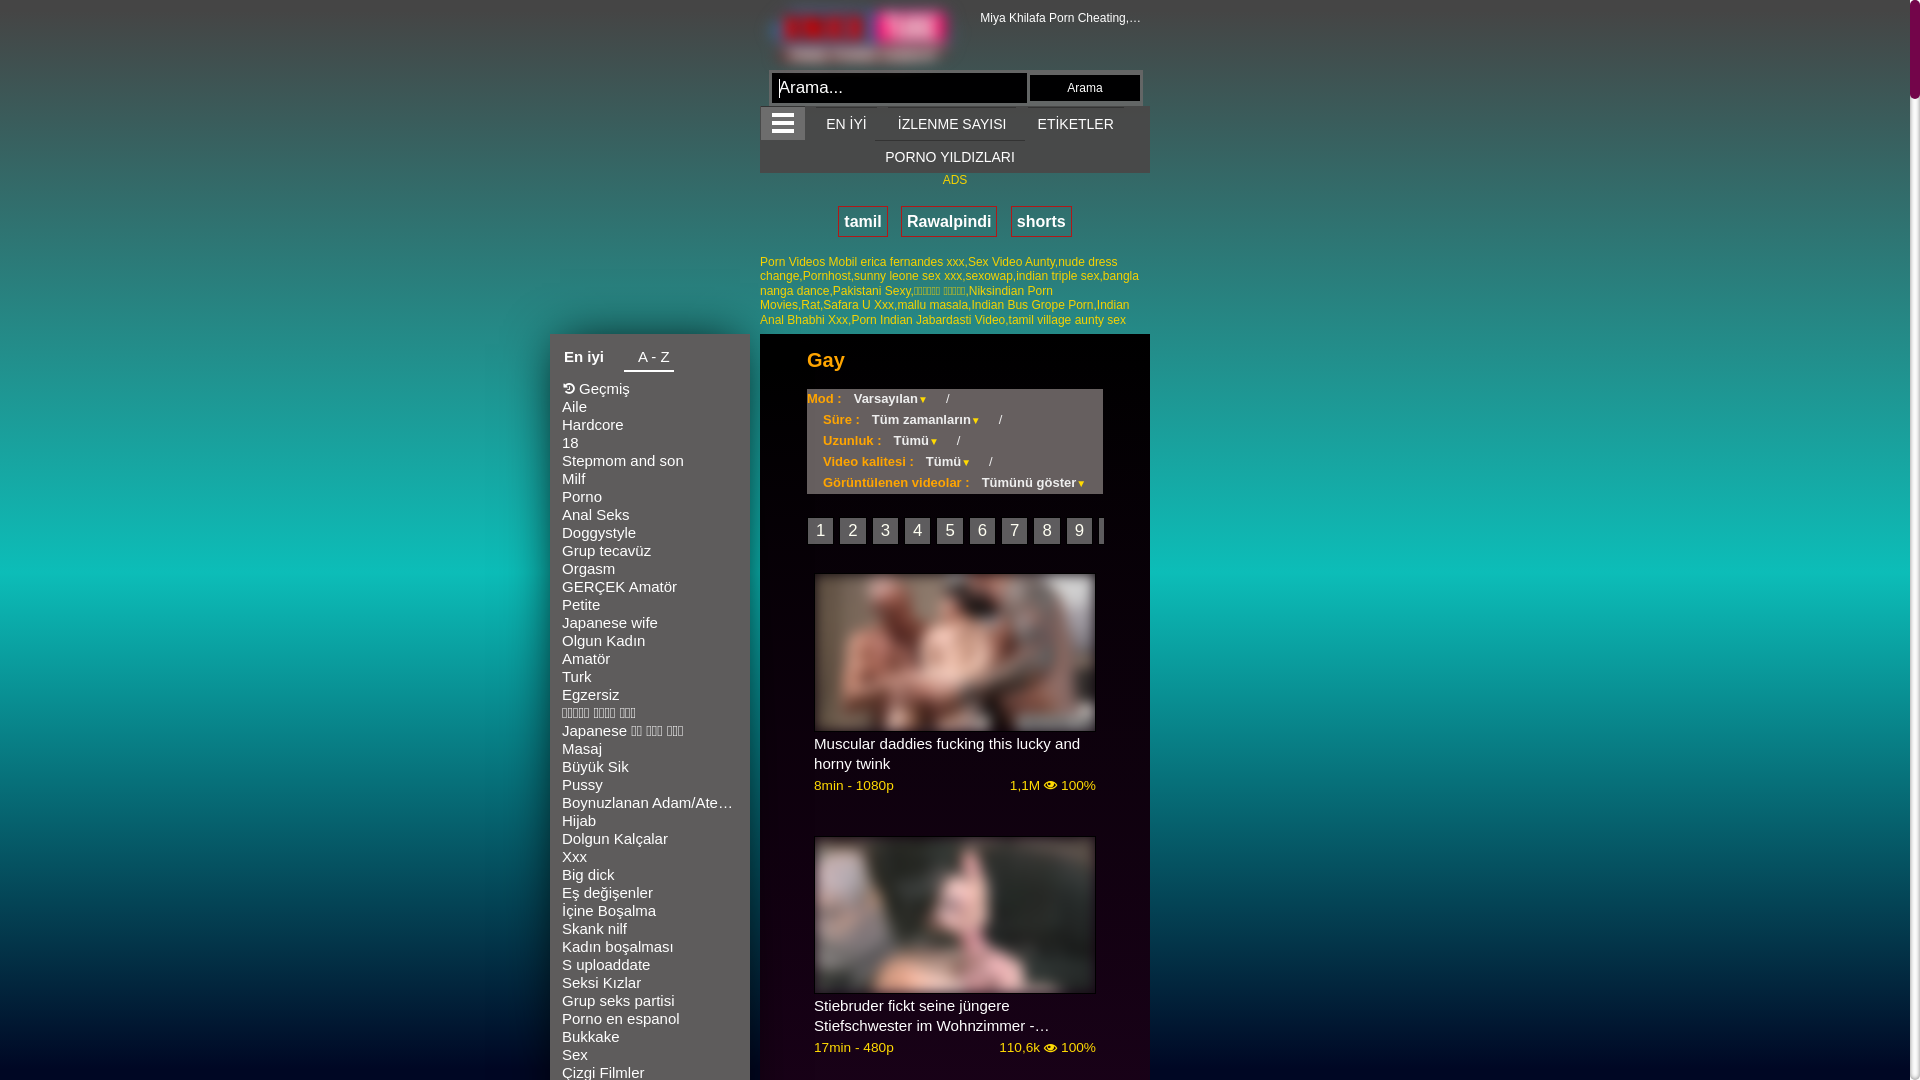 The image size is (1920, 1080). What do you see at coordinates (1045, 530) in the screenshot?
I see `'8'` at bounding box center [1045, 530].